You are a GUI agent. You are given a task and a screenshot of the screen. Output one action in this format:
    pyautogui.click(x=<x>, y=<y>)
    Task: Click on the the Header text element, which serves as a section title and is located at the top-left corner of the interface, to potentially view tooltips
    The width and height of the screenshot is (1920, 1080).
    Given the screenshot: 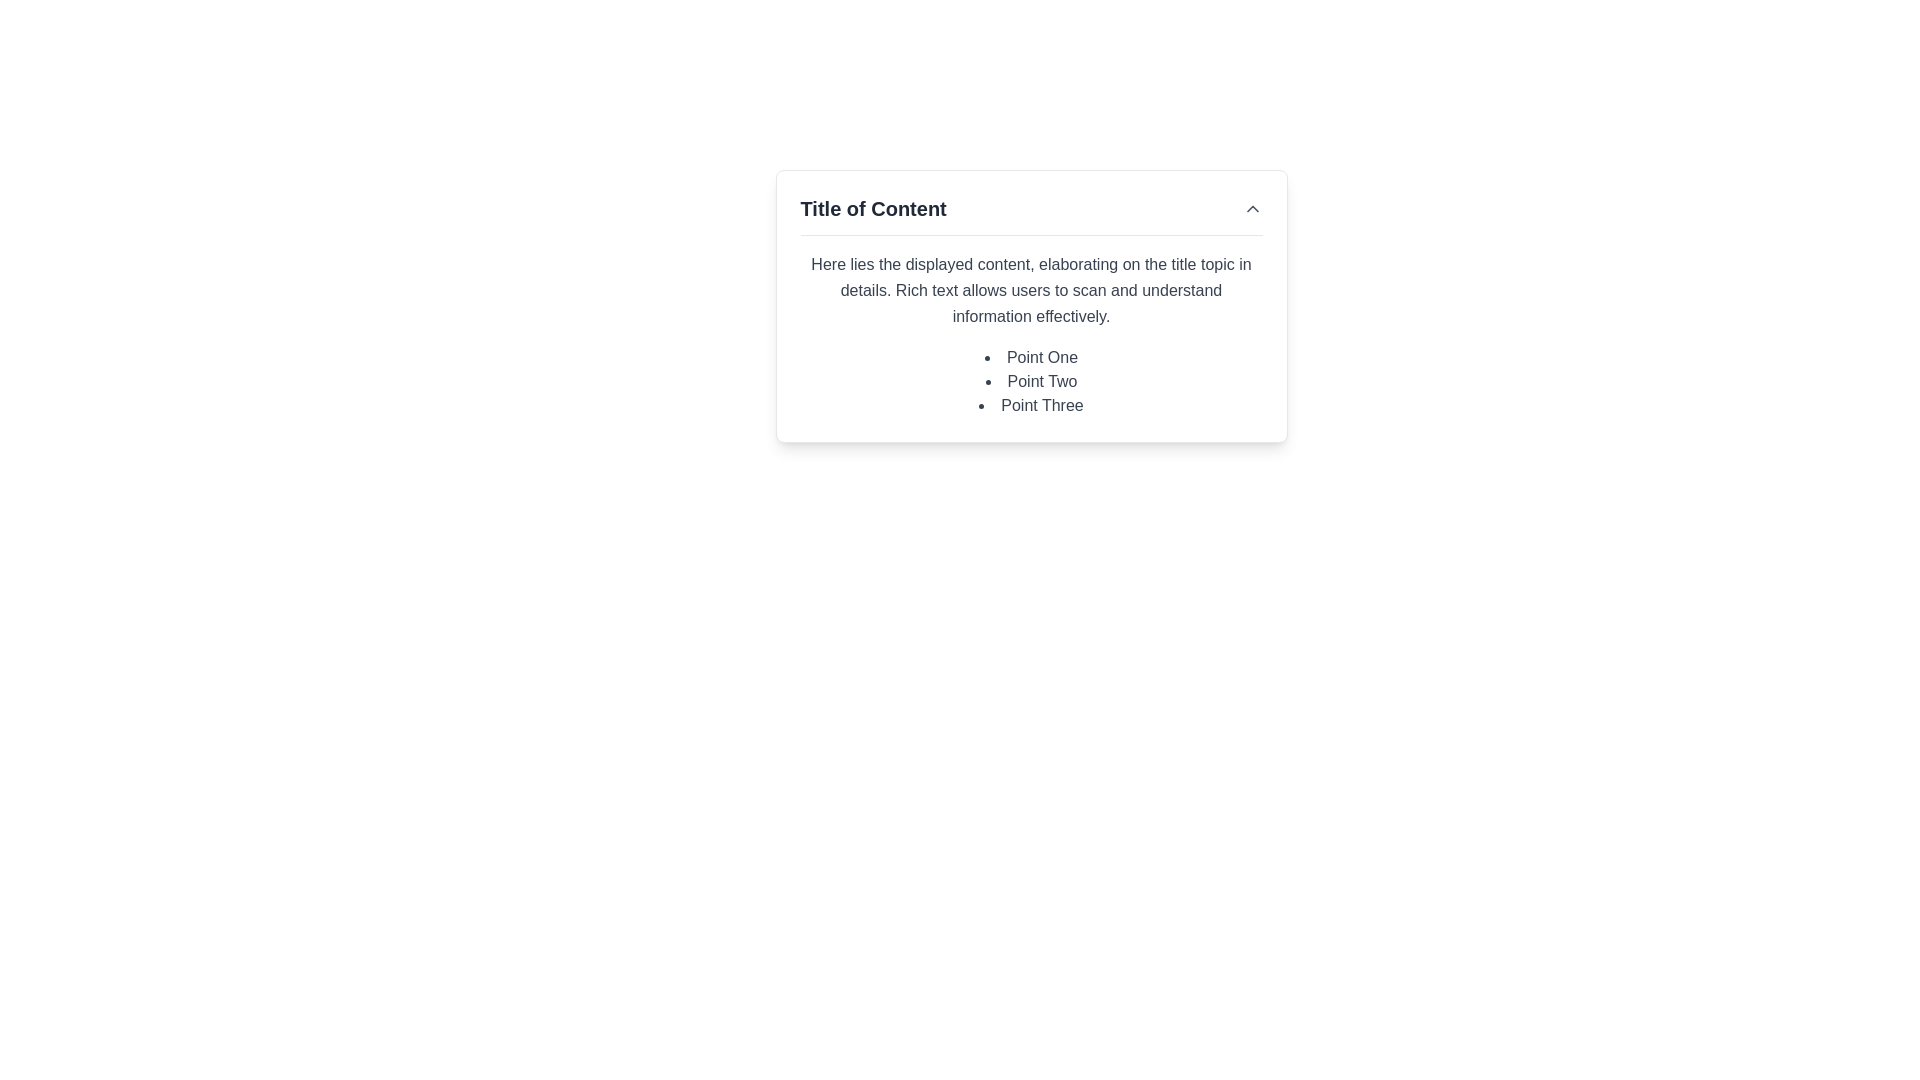 What is the action you would take?
    pyautogui.click(x=873, y=208)
    